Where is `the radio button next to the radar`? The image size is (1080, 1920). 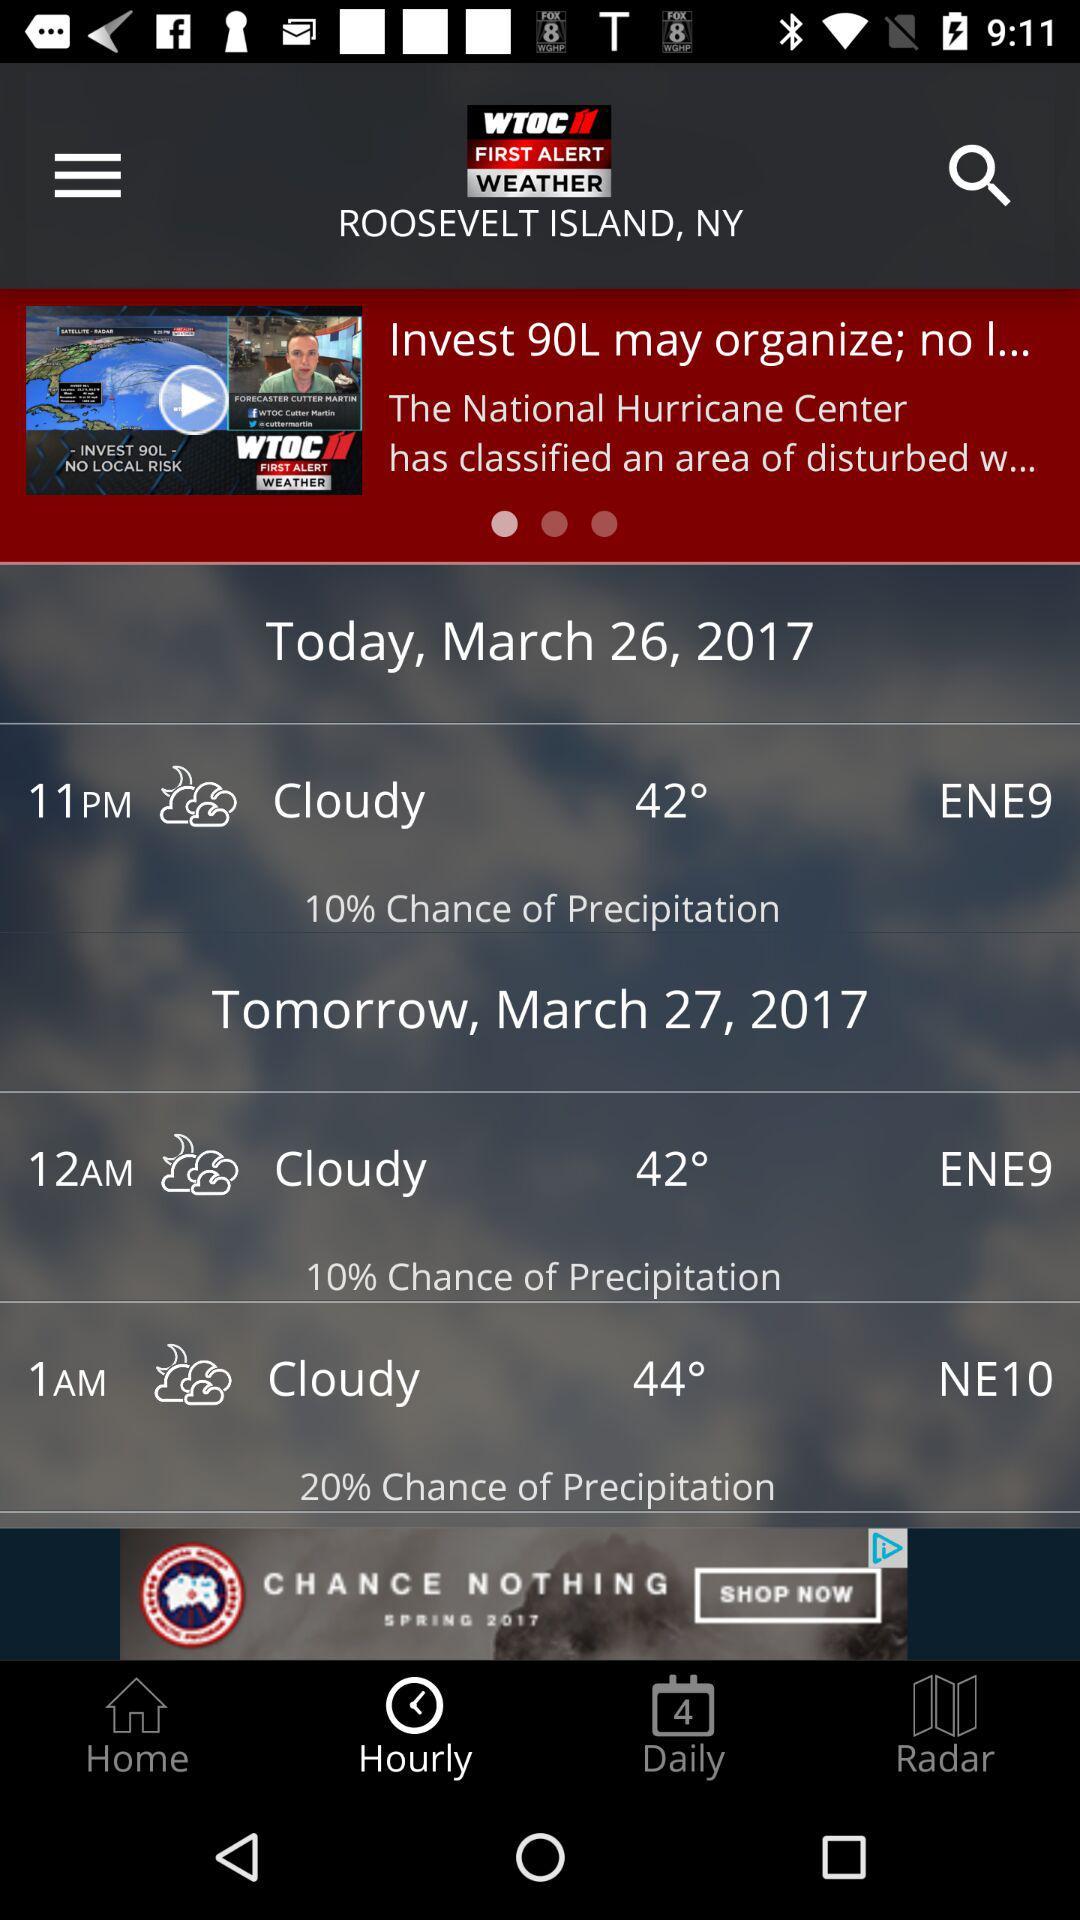
the radio button next to the radar is located at coordinates (682, 1726).